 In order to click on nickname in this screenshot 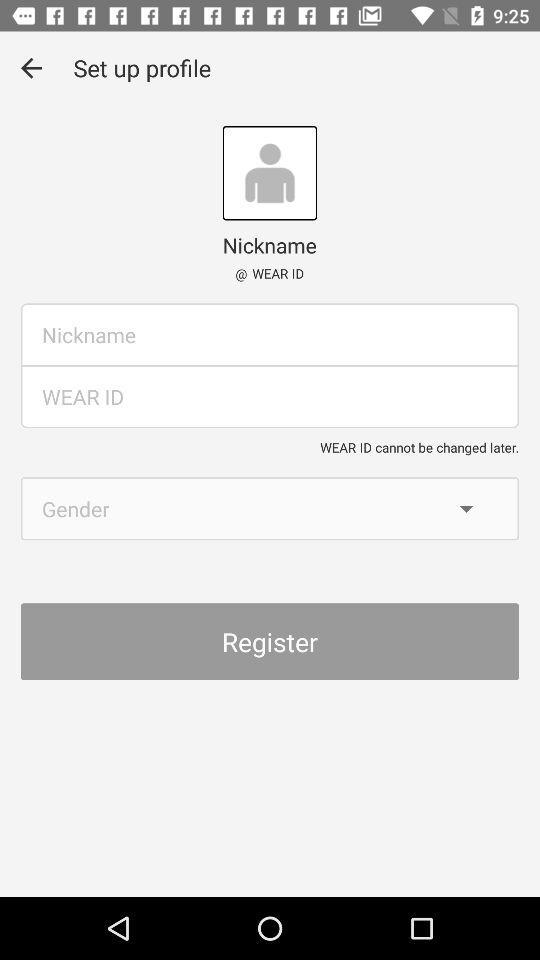, I will do `click(270, 334)`.